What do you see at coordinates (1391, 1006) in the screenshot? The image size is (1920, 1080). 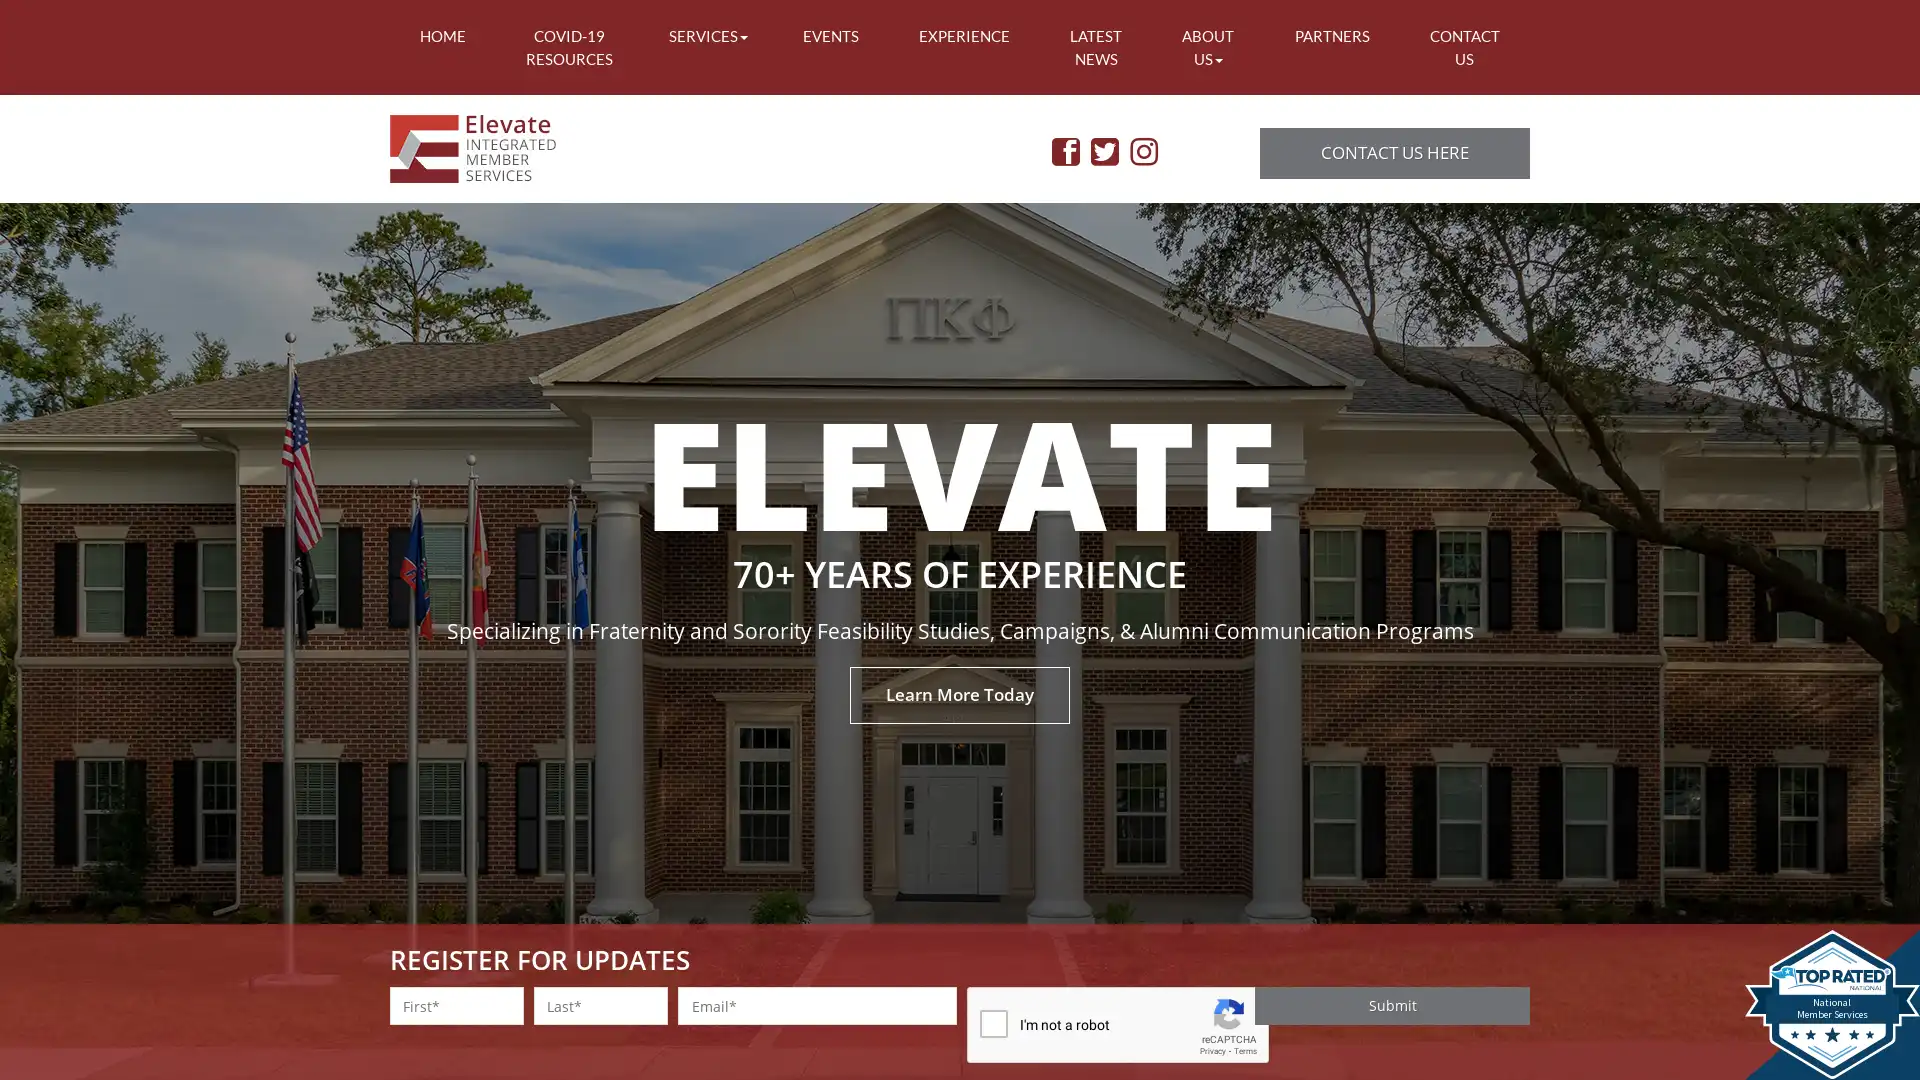 I see `Submit` at bounding box center [1391, 1006].